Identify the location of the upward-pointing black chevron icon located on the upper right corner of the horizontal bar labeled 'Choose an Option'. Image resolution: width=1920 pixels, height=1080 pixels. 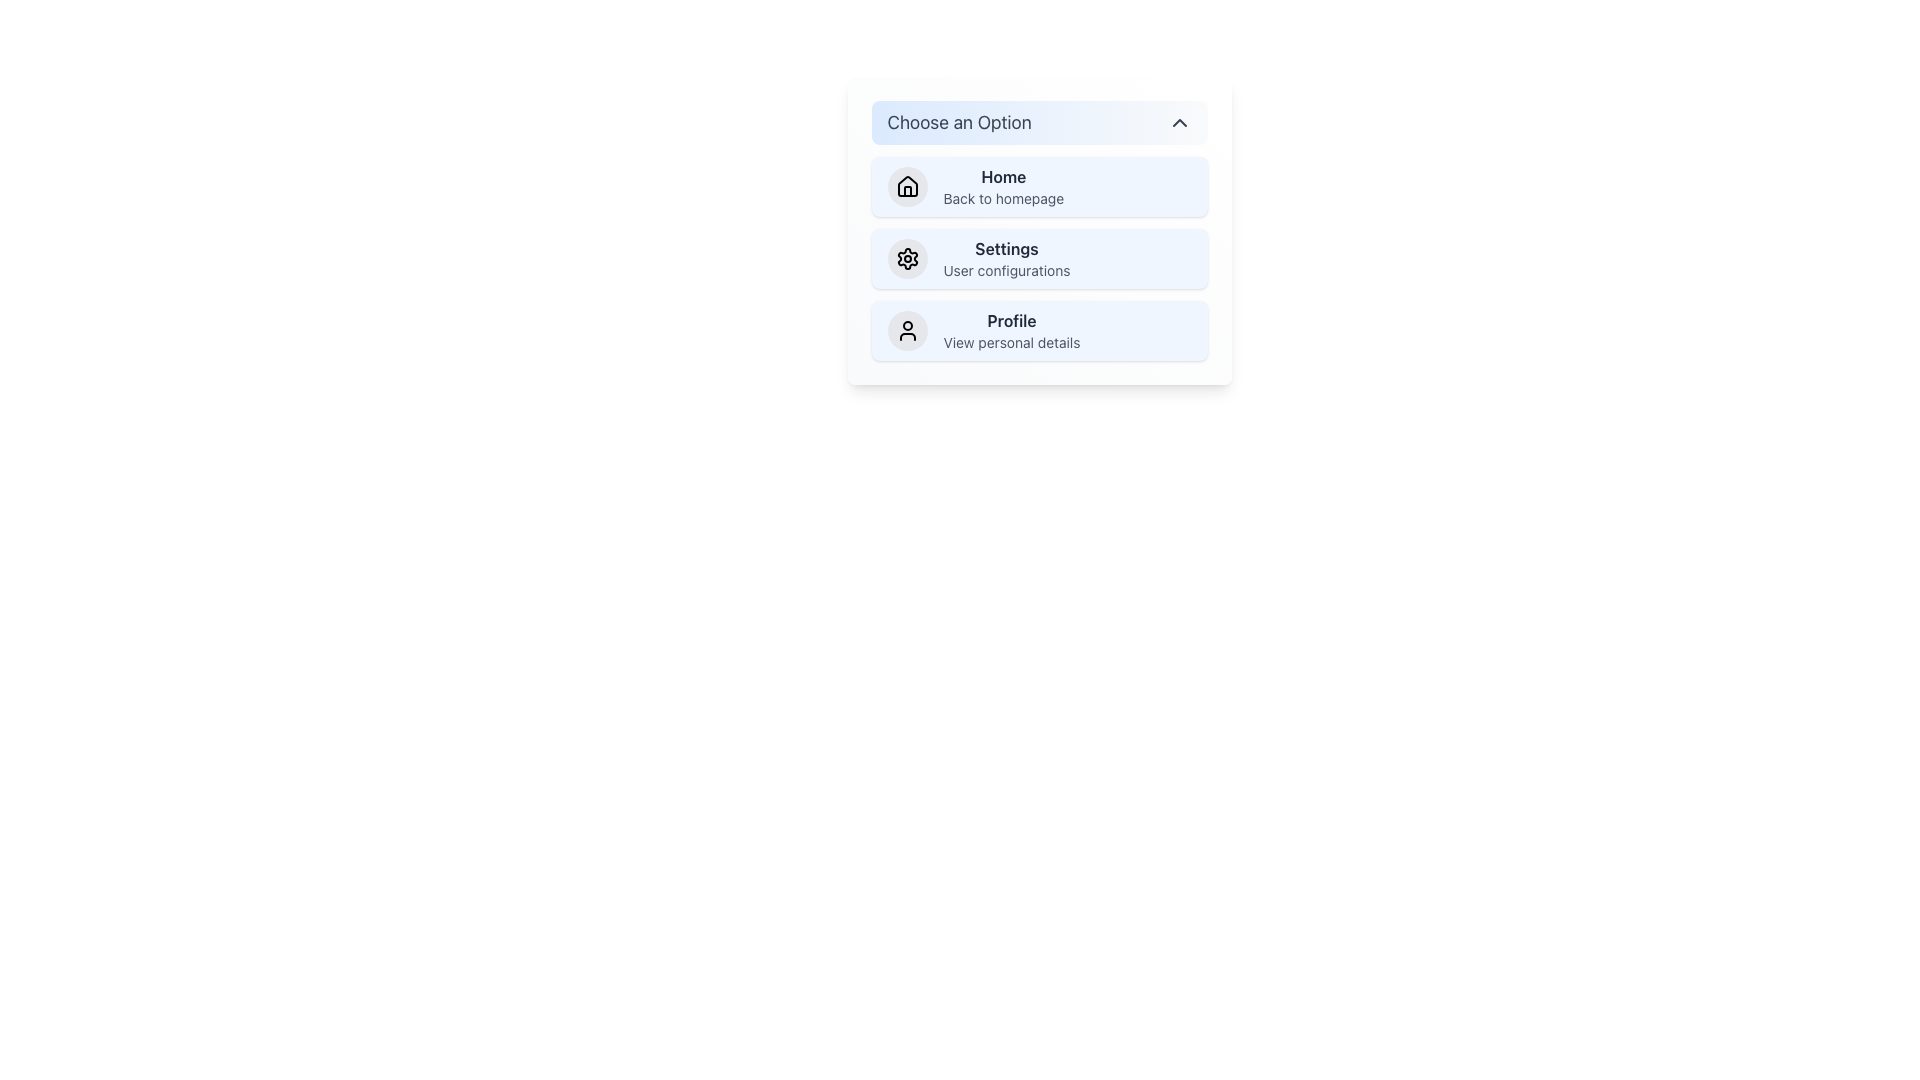
(1179, 123).